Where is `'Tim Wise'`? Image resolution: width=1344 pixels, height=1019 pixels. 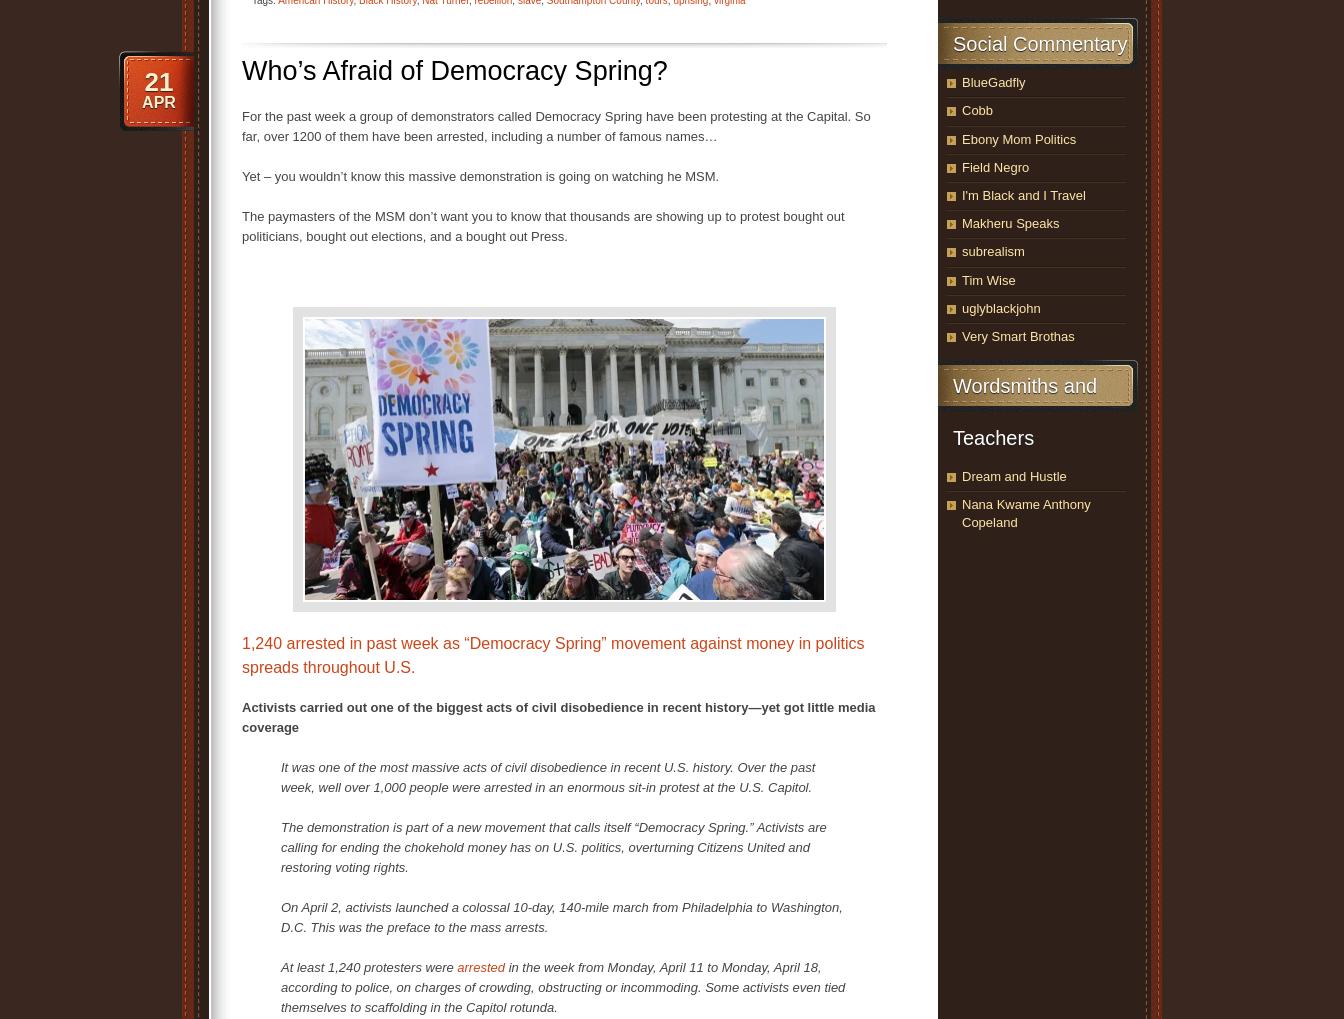 'Tim Wise' is located at coordinates (988, 278).